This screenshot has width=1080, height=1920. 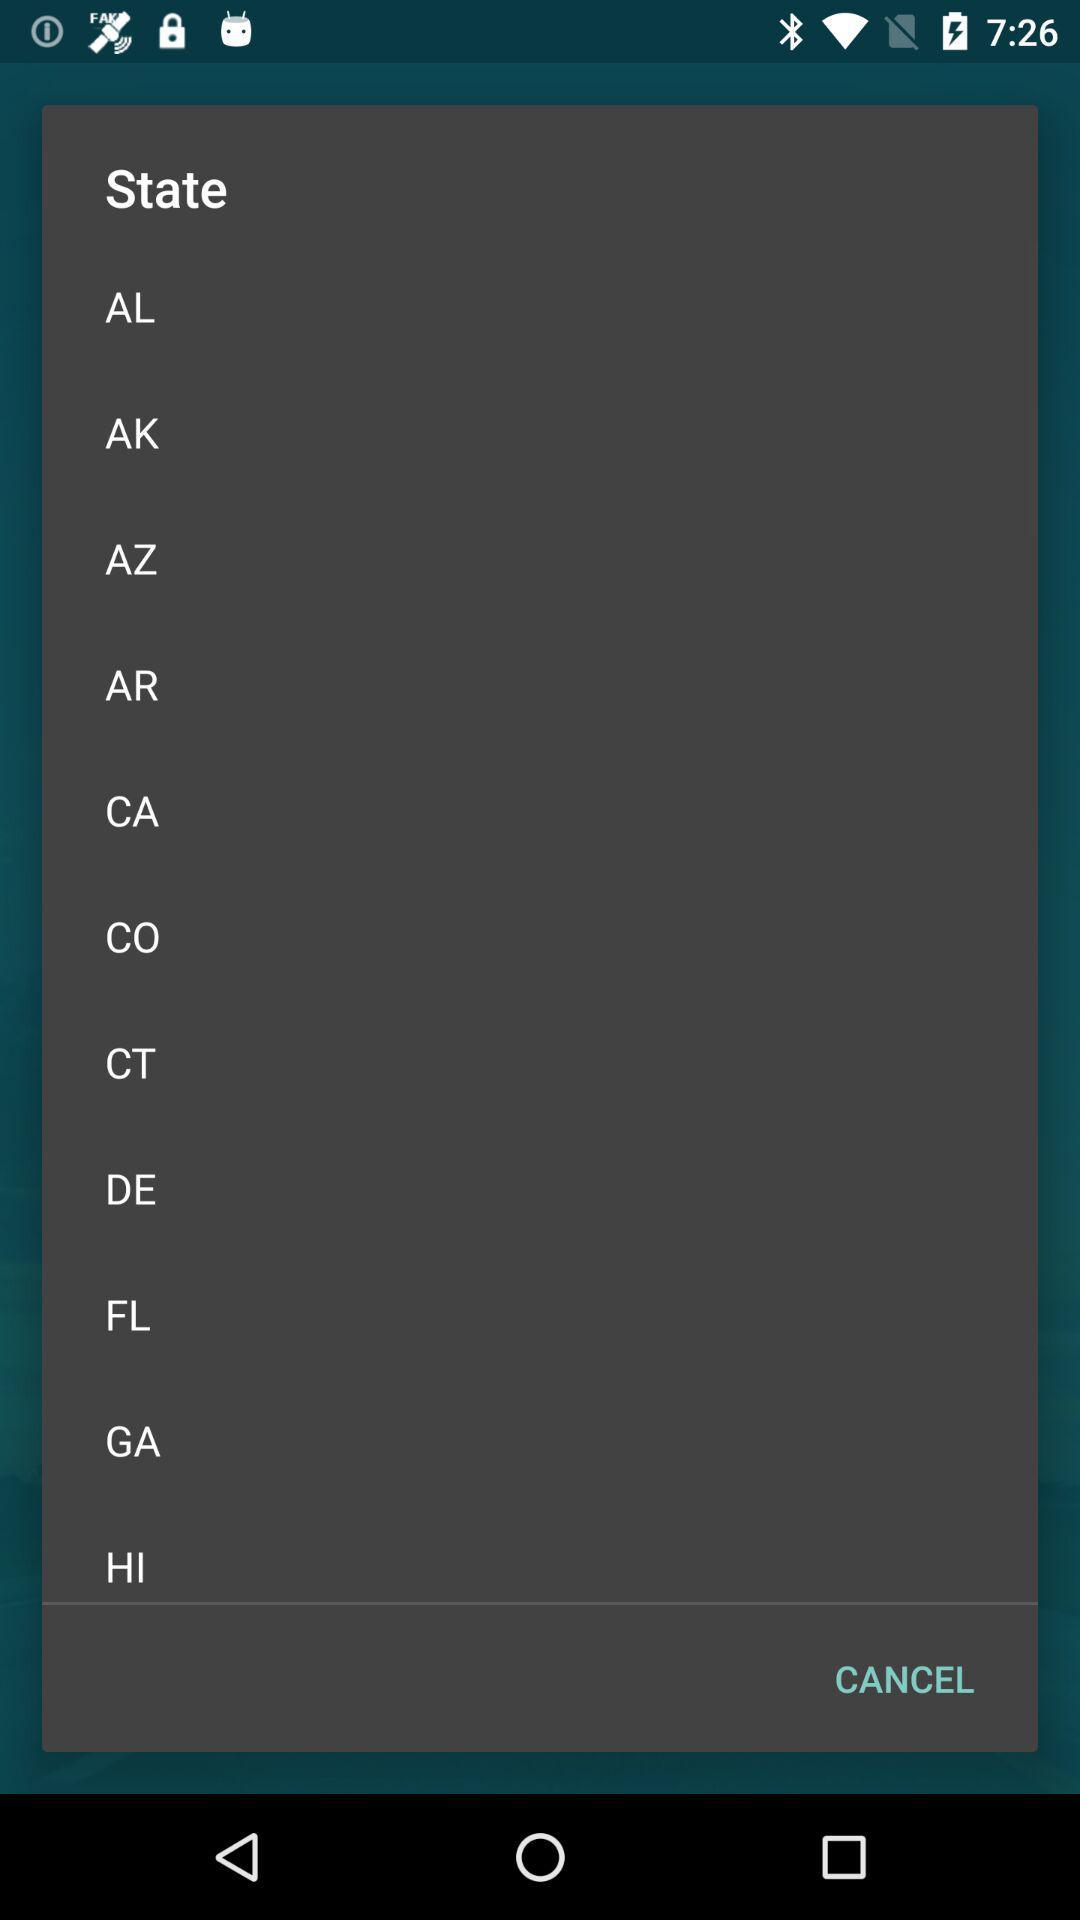 I want to click on icon above hi, so click(x=540, y=1440).